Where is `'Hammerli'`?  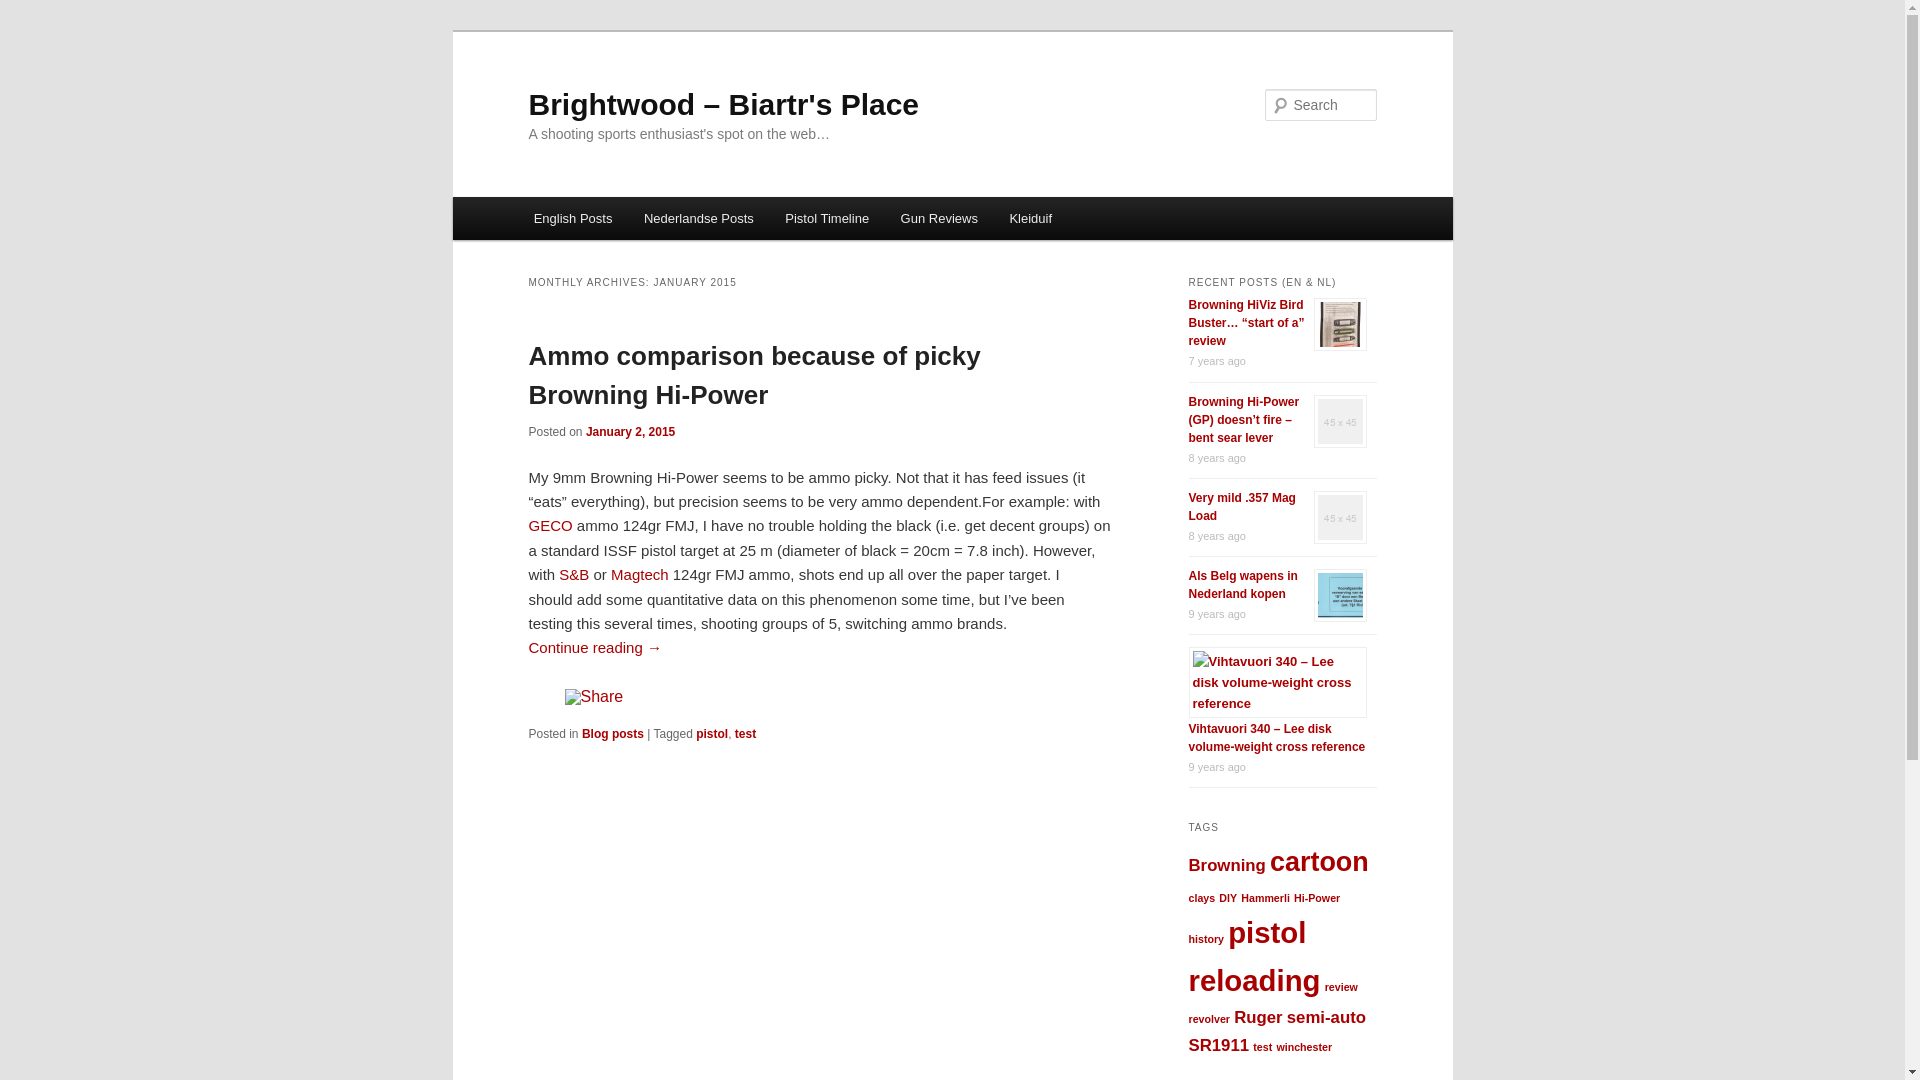
'Hammerli' is located at coordinates (1264, 897).